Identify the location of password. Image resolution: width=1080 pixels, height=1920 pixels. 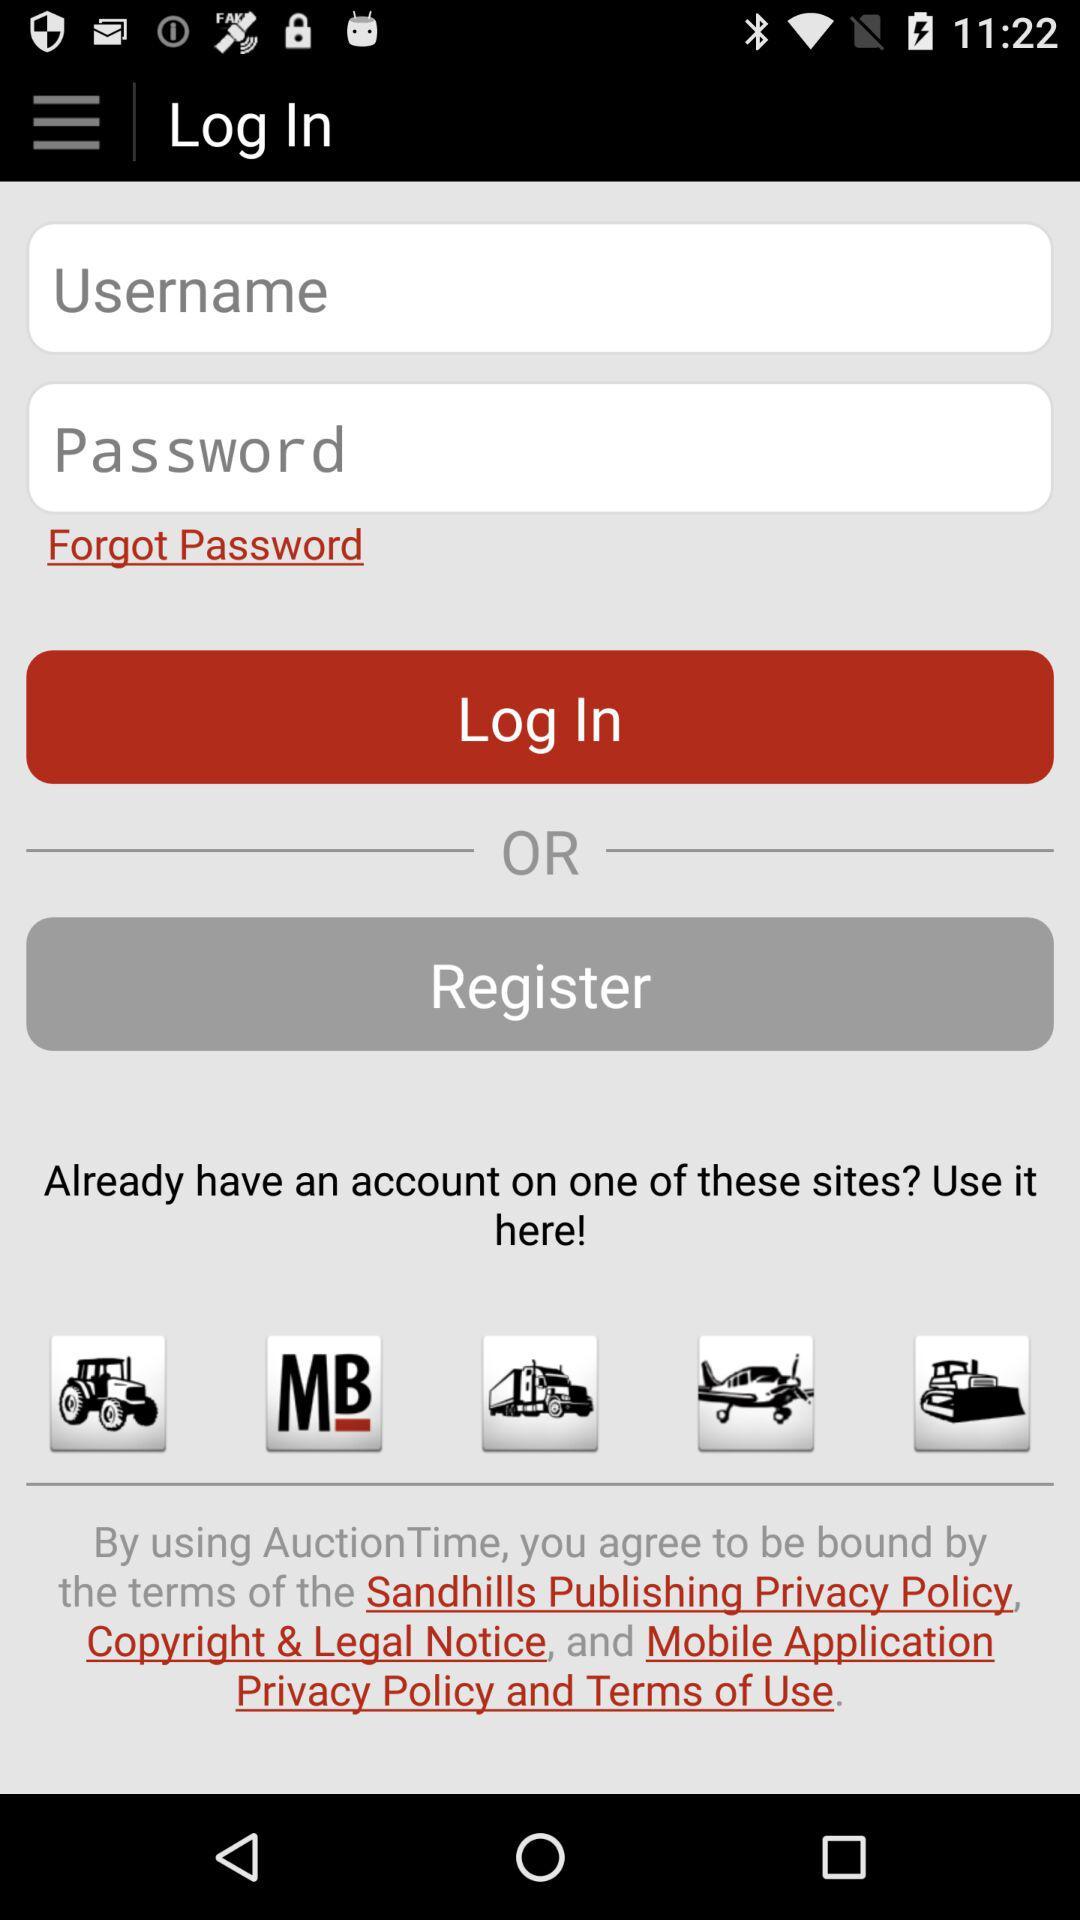
(540, 446).